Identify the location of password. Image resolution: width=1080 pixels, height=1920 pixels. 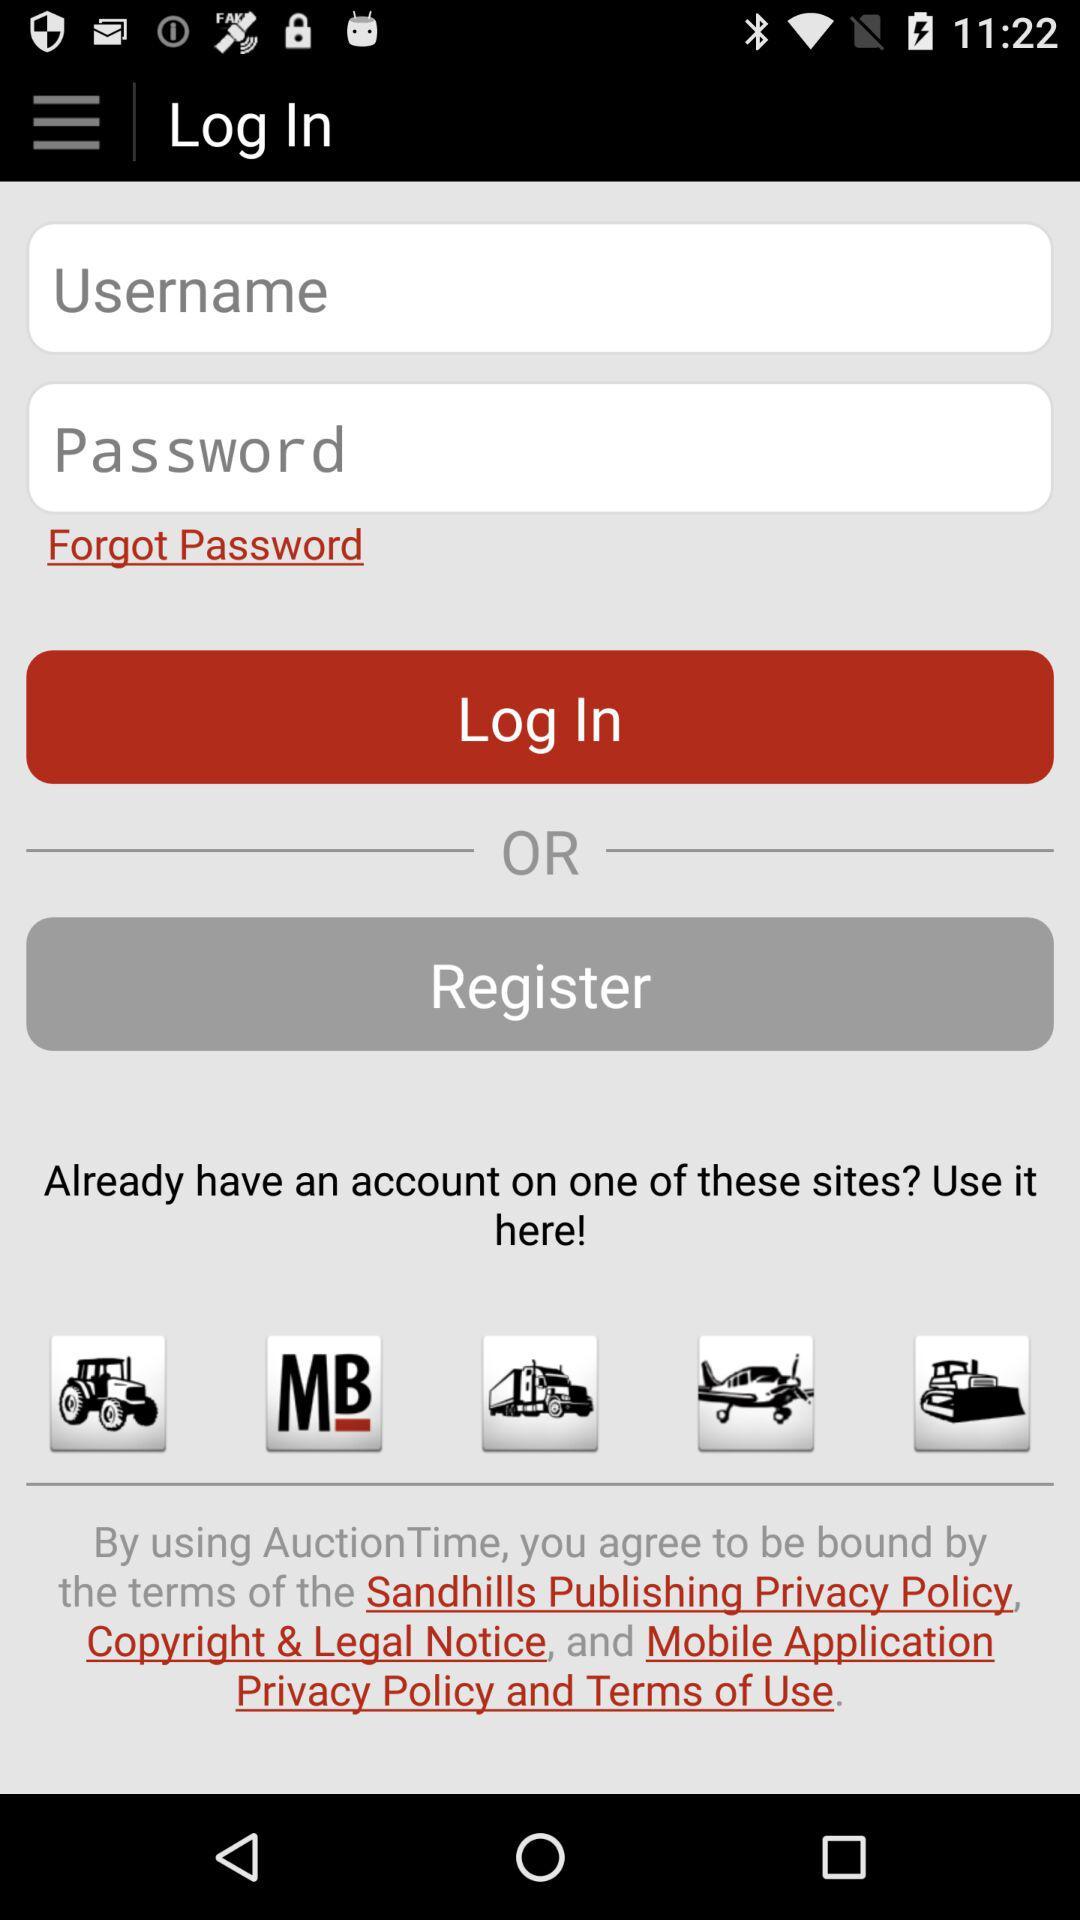
(540, 446).